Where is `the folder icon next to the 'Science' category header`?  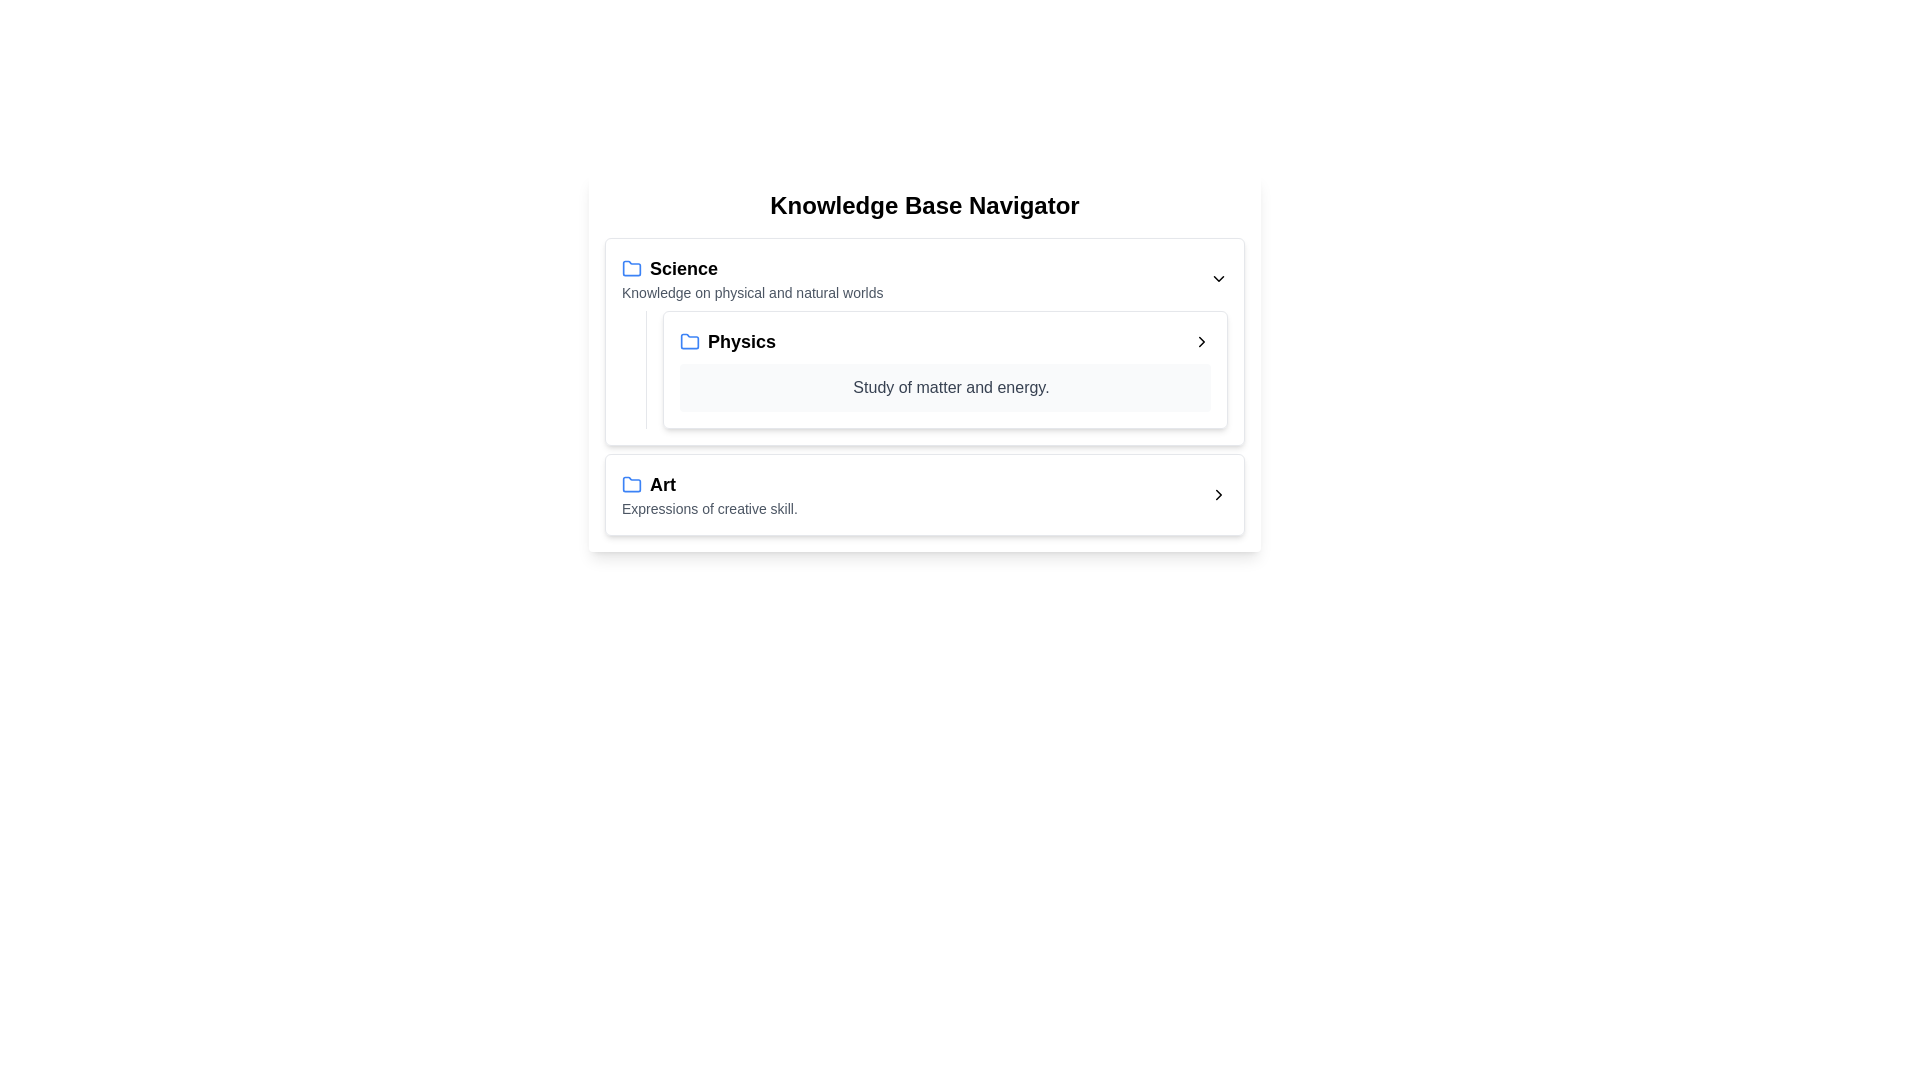
the folder icon next to the 'Science' category header is located at coordinates (751, 278).